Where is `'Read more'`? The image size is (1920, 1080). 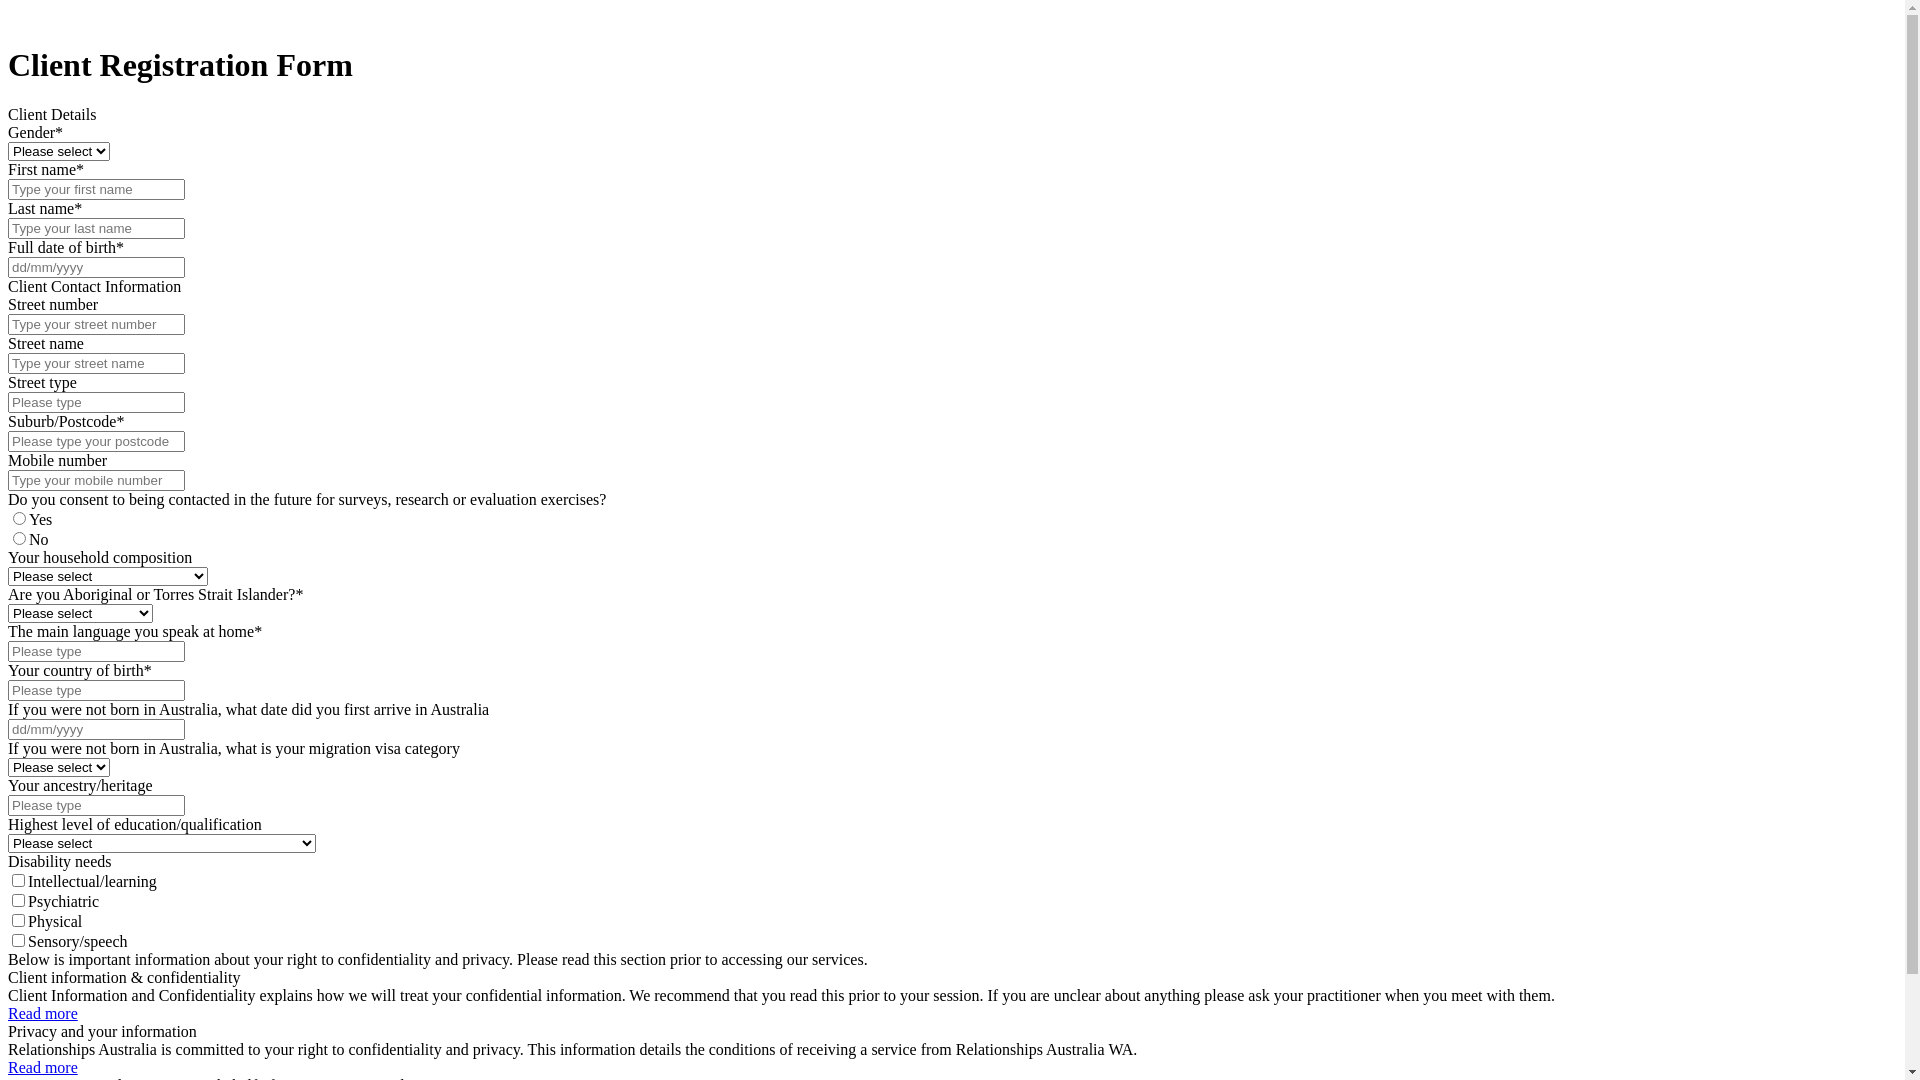 'Read more' is located at coordinates (43, 1066).